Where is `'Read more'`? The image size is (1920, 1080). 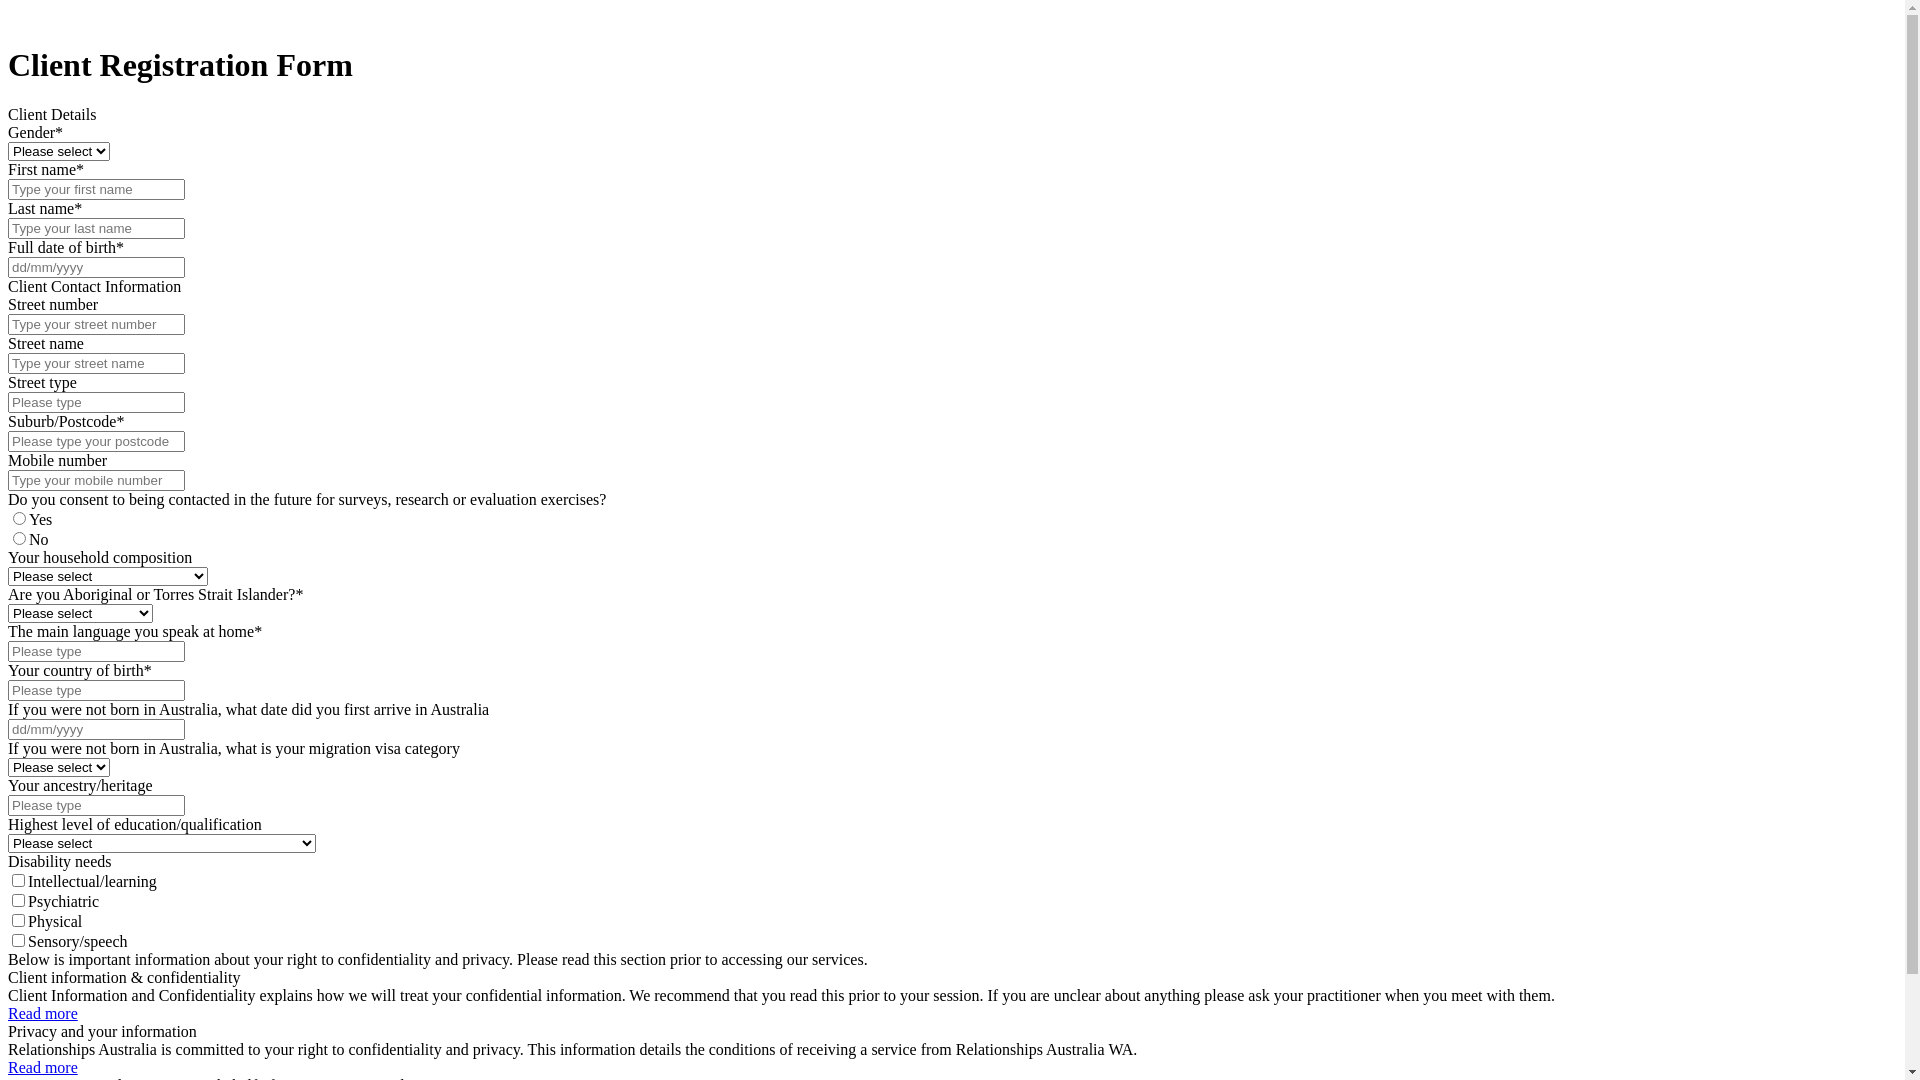 'Read more' is located at coordinates (43, 1066).